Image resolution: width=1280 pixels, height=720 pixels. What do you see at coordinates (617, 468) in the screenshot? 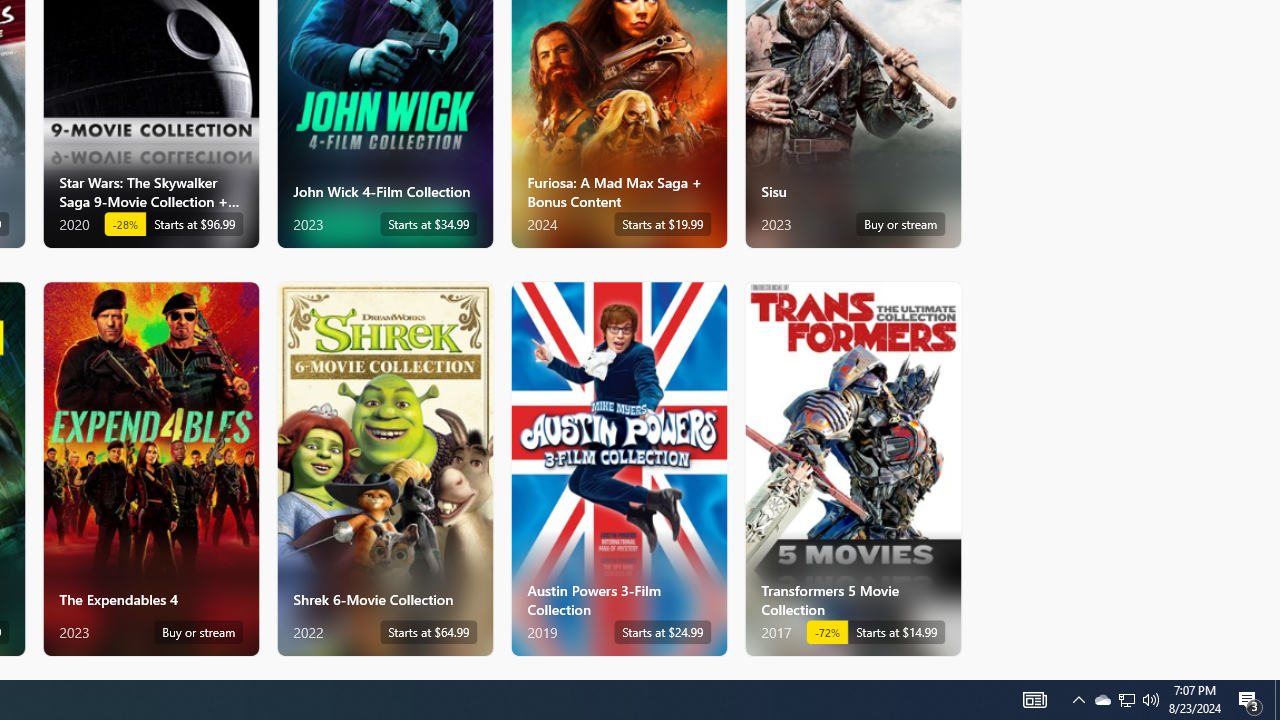
I see `'Austin Powers 3-Film Collection. Starts at $24.99  '` at bounding box center [617, 468].